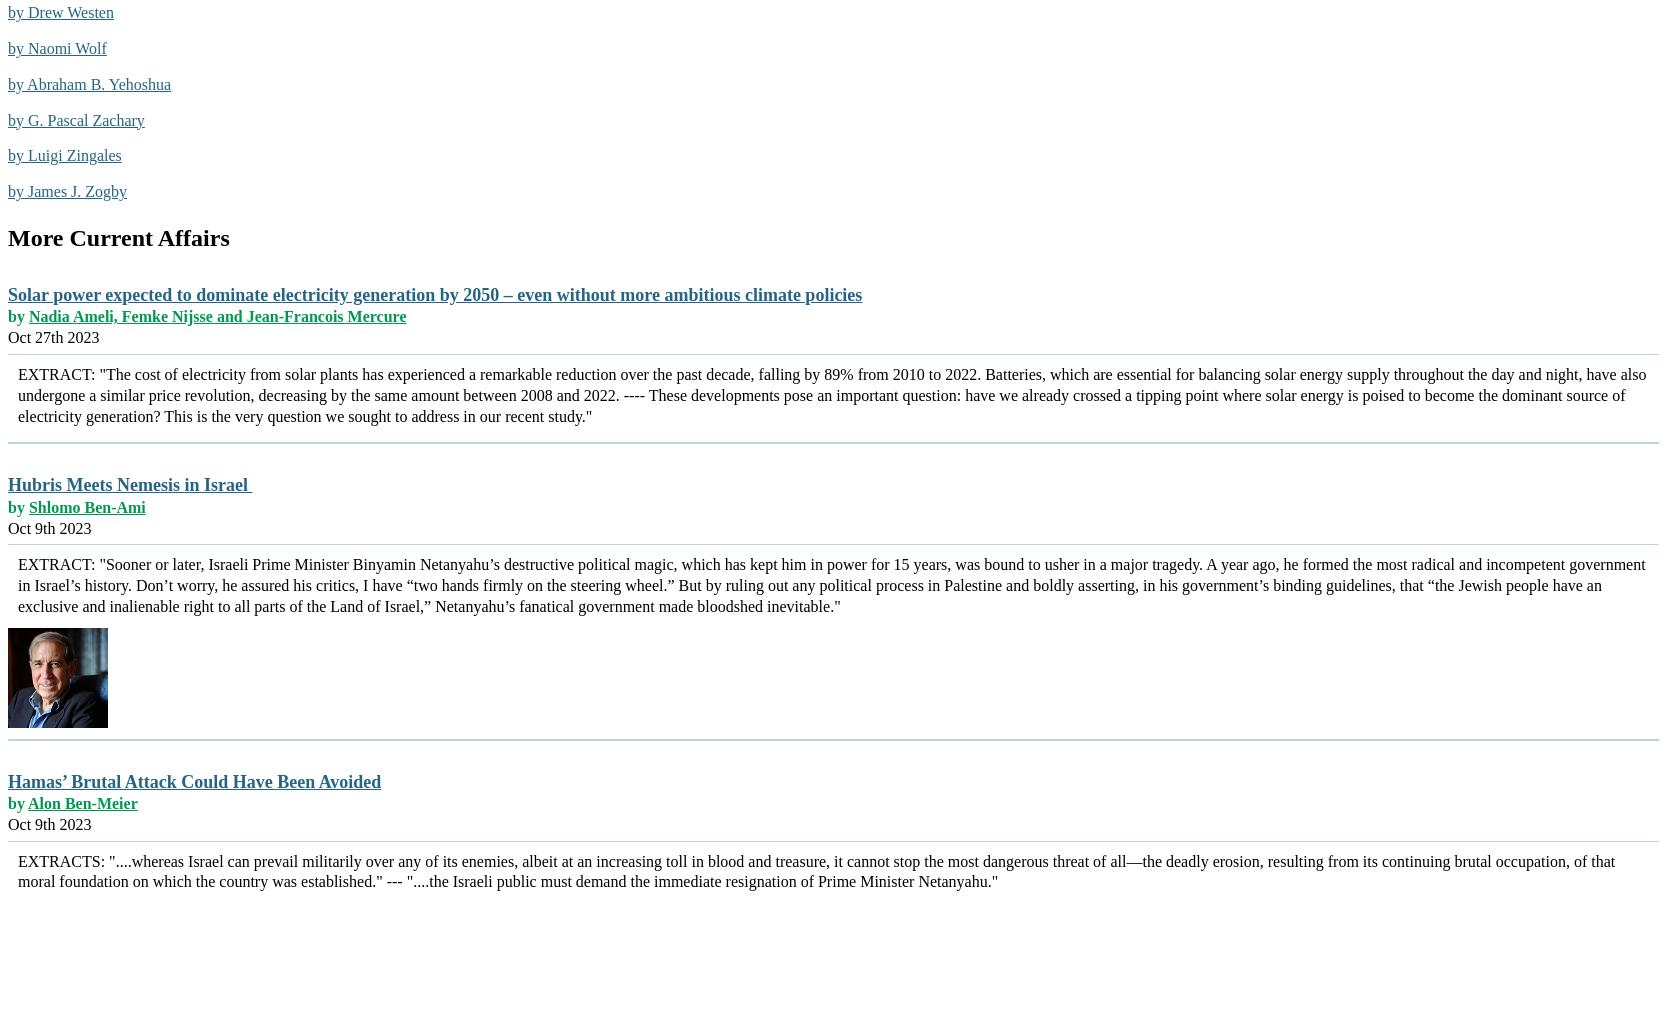 The image size is (1667, 1032). Describe the element at coordinates (60, 12) in the screenshot. I see `'by Drew Westen'` at that location.